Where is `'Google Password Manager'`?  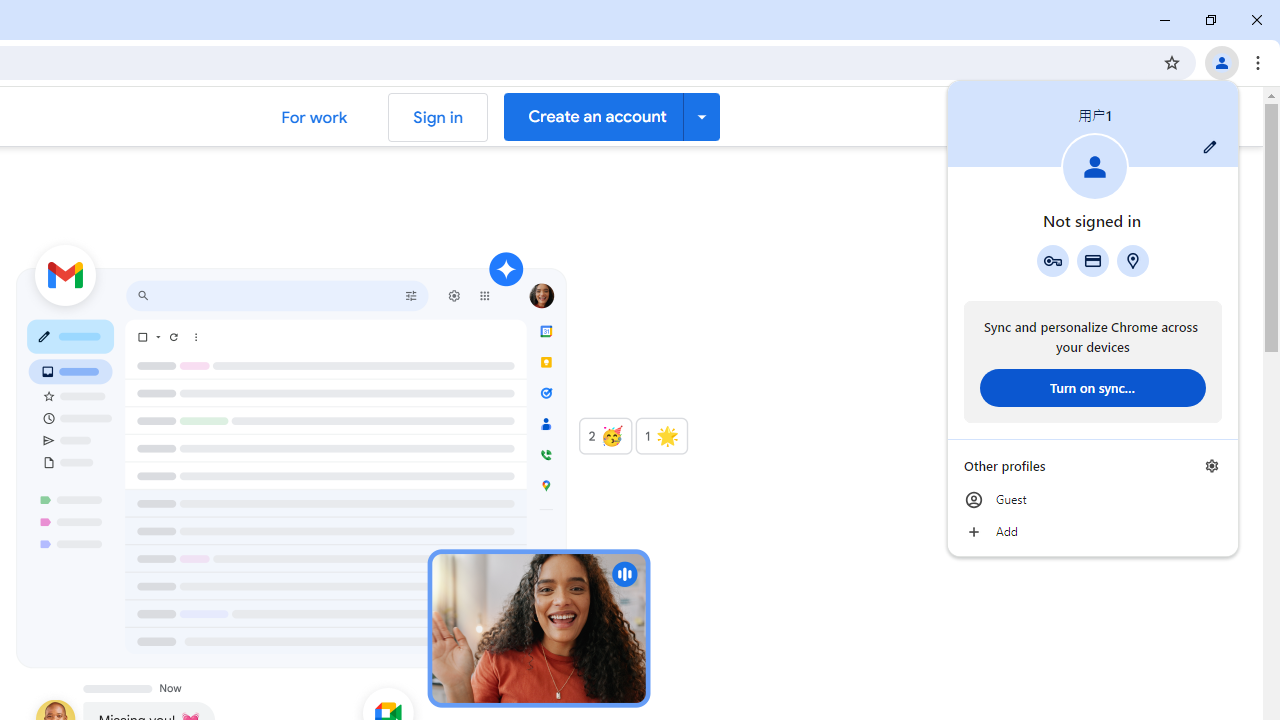
'Google Password Manager' is located at coordinates (1051, 260).